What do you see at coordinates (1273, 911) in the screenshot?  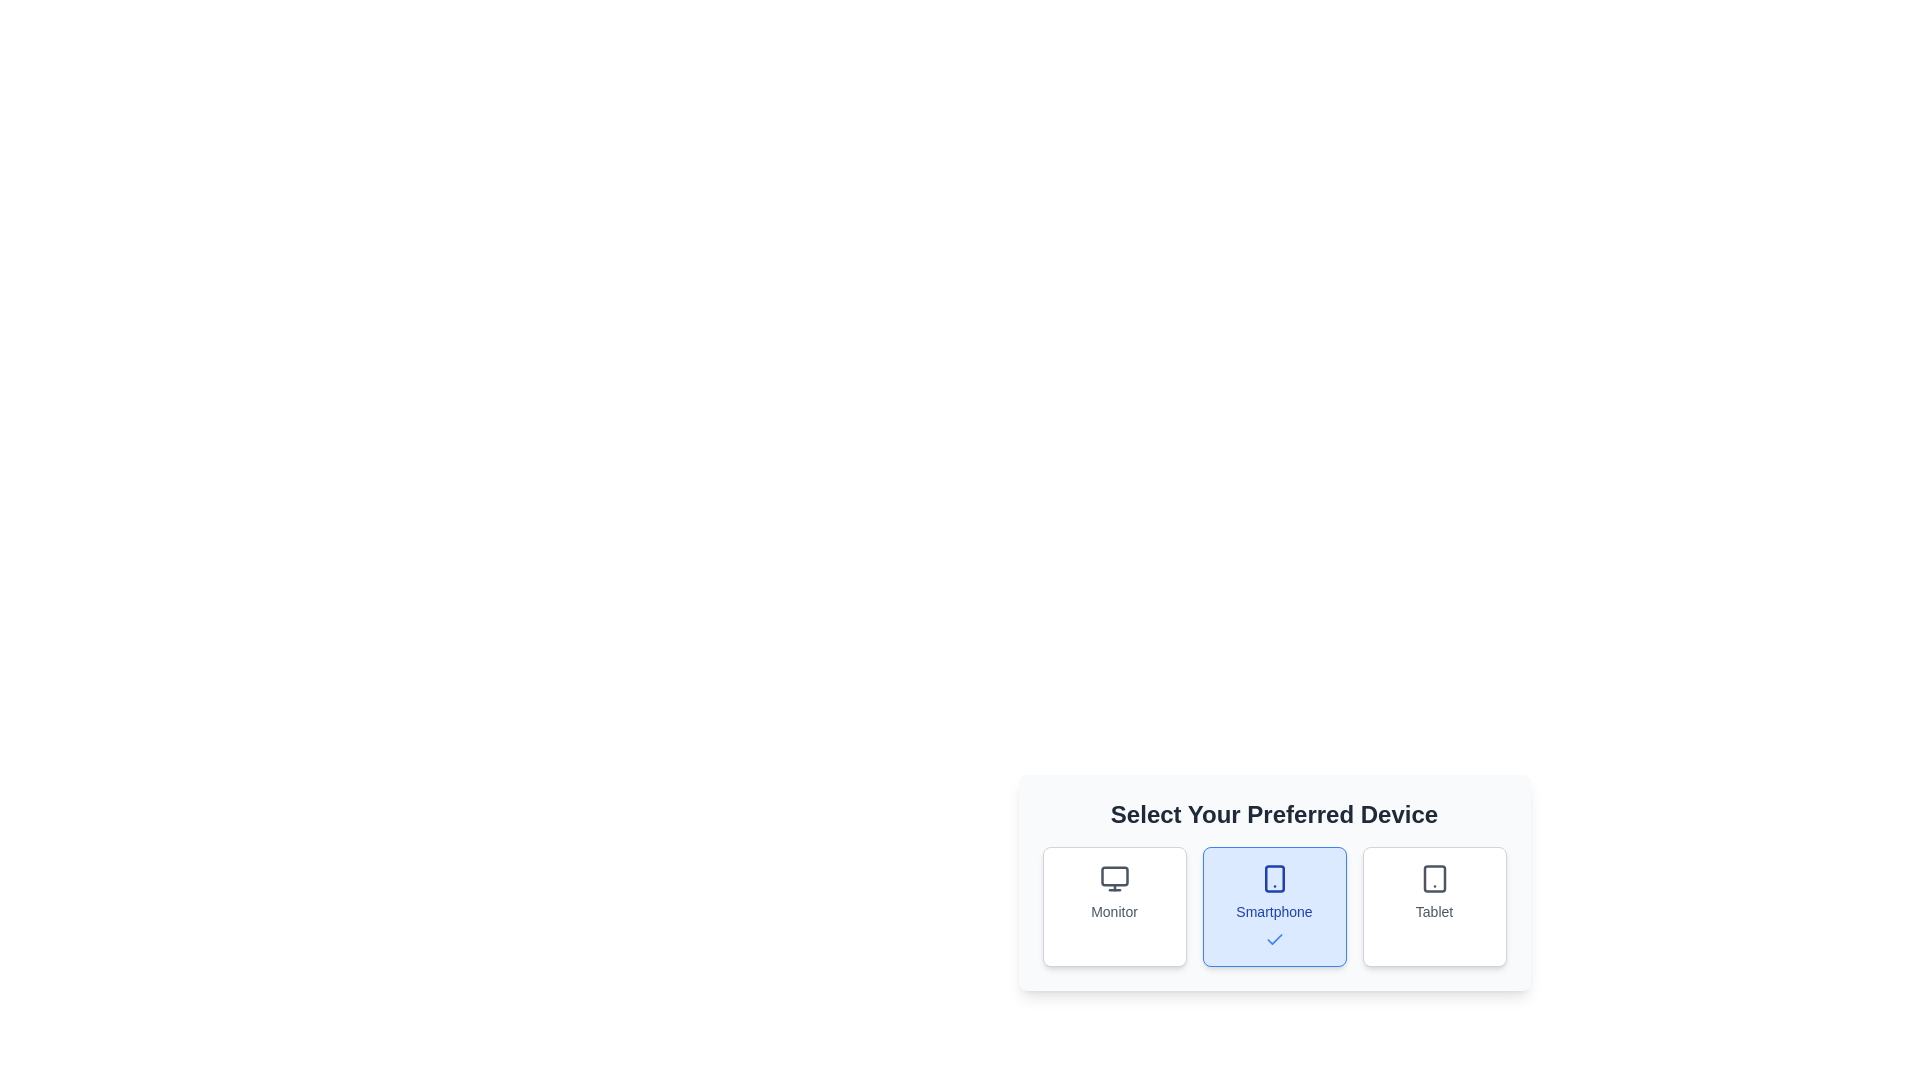 I see `the text 'Smartphone' in the highlighted card with a blue border and background, which is the second option among 'Monitor,' 'Smartphone,' and 'Tablet.'` at bounding box center [1273, 911].